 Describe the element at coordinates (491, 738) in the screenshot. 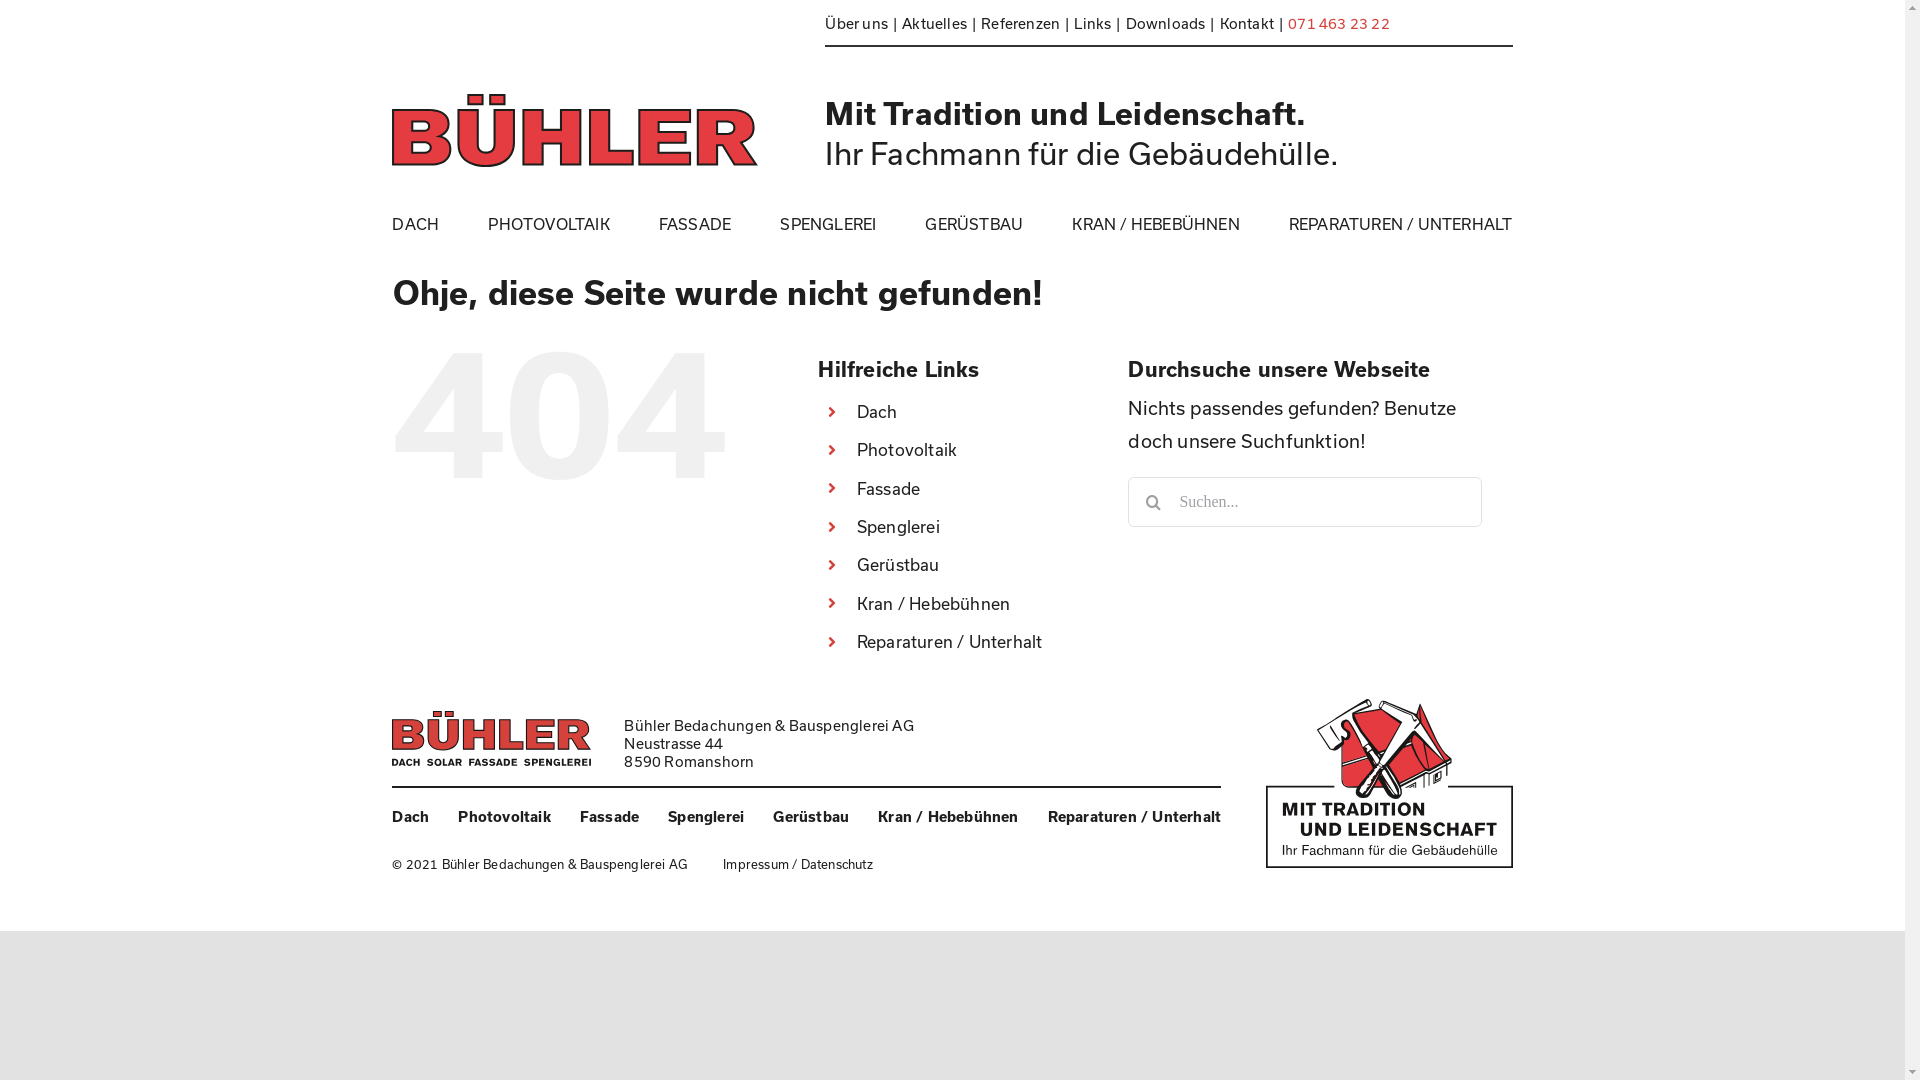

I see `'logo_buehler'` at that location.